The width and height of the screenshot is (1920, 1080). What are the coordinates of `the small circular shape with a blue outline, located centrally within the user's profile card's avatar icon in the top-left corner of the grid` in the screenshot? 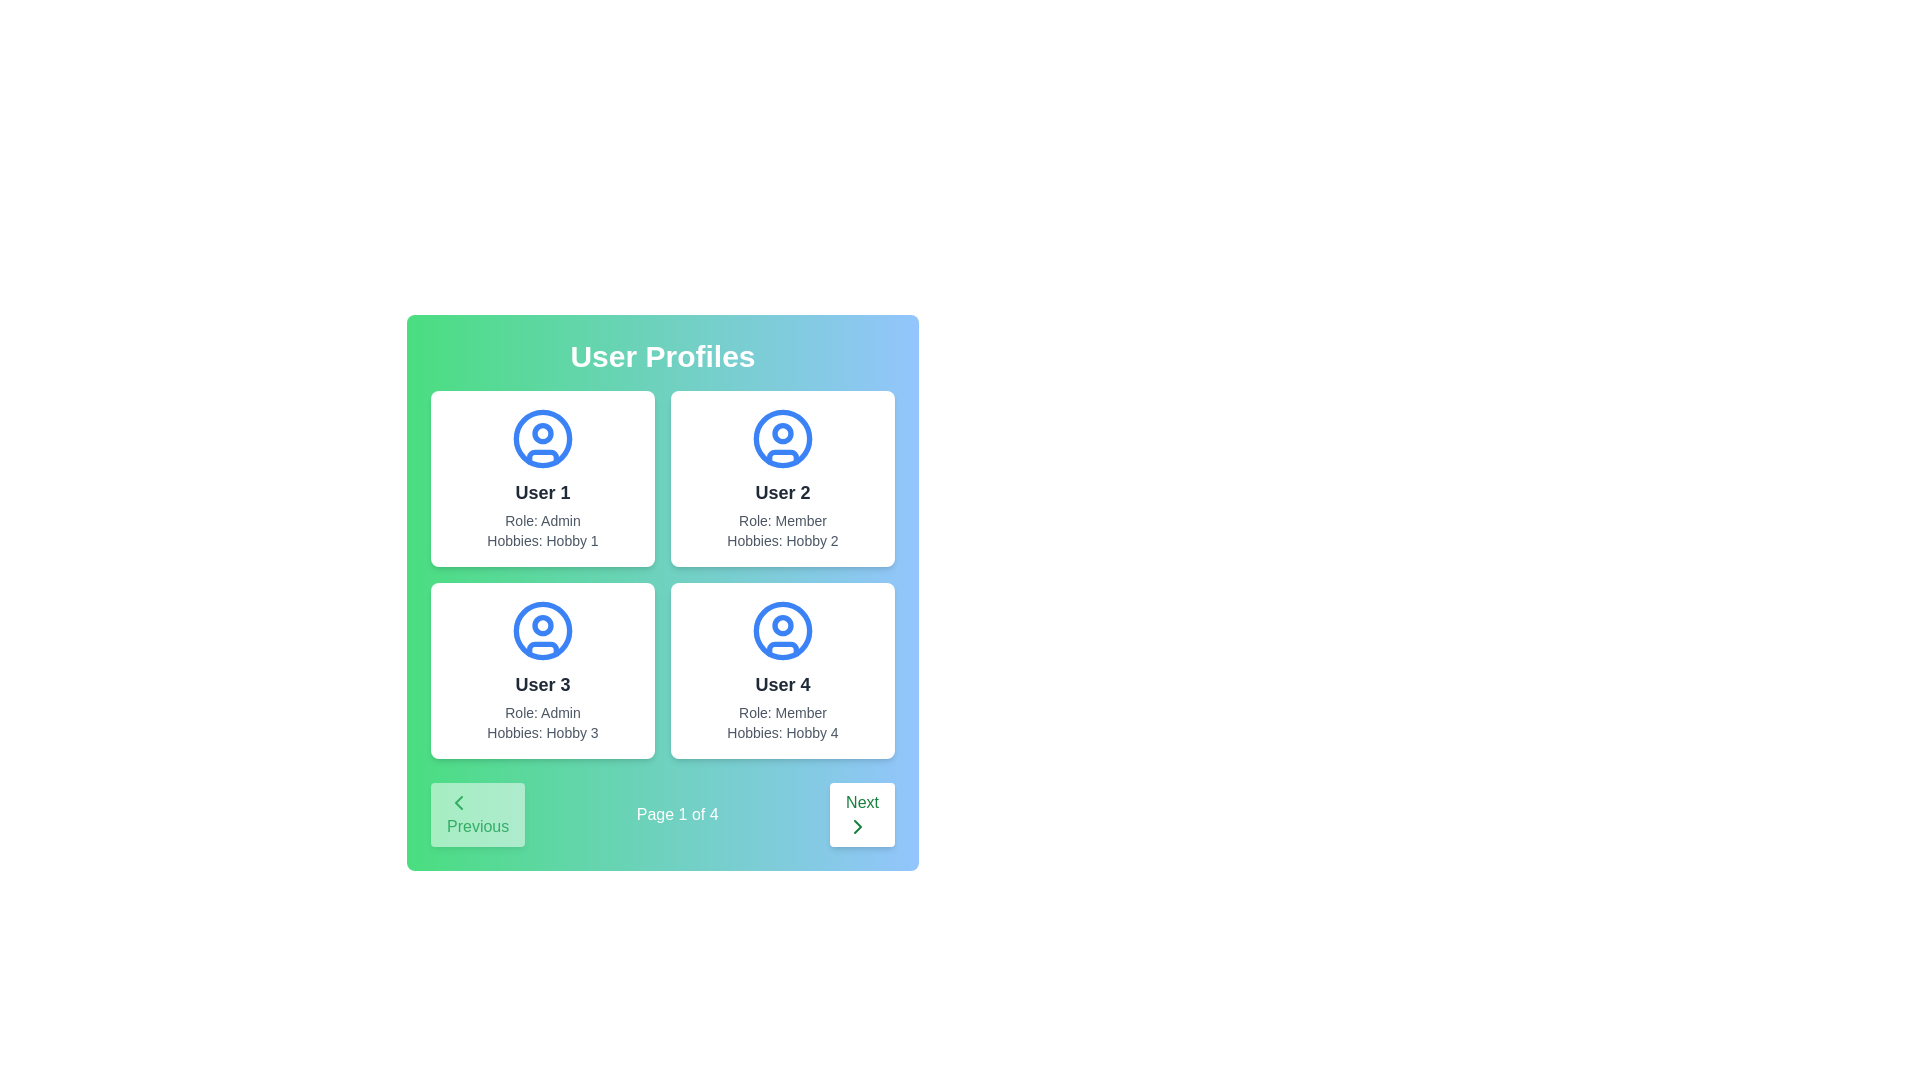 It's located at (542, 431).